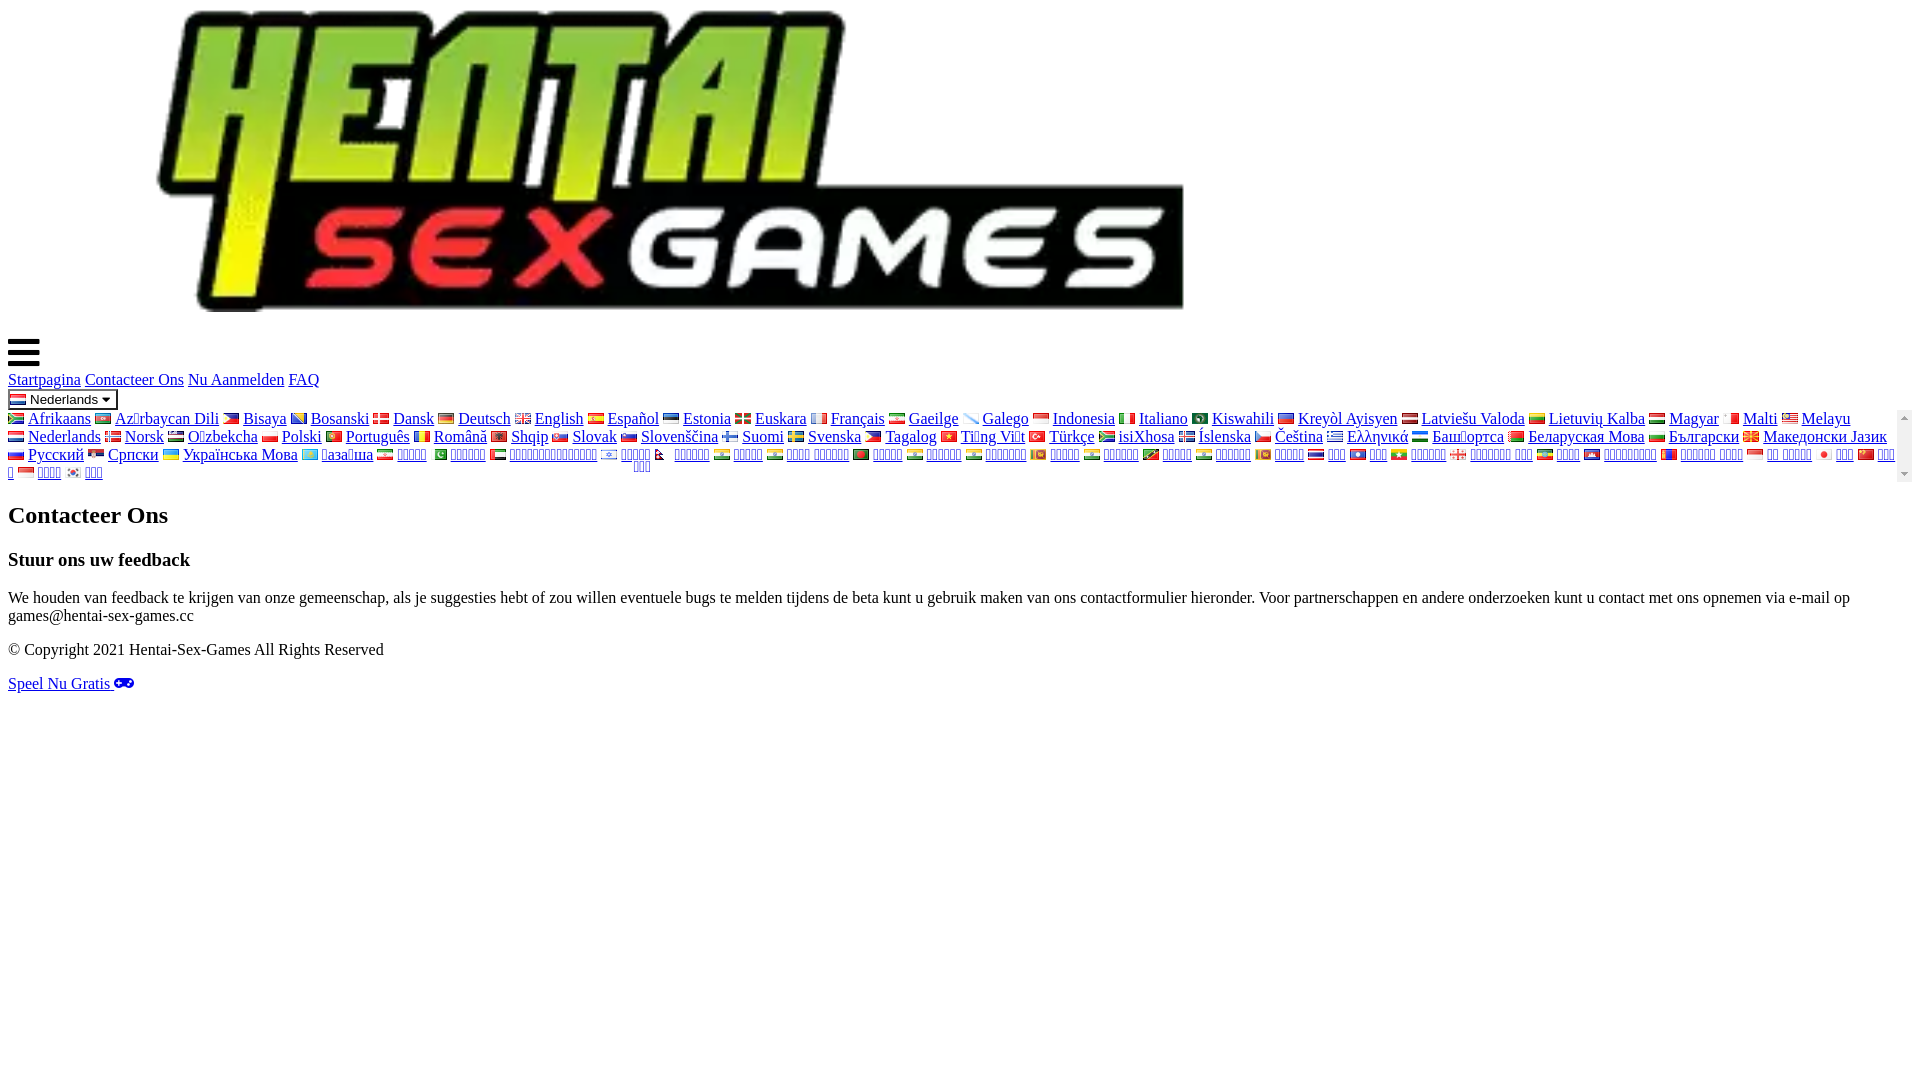 The width and height of the screenshot is (1920, 1080). What do you see at coordinates (1153, 417) in the screenshot?
I see `'Italiano'` at bounding box center [1153, 417].